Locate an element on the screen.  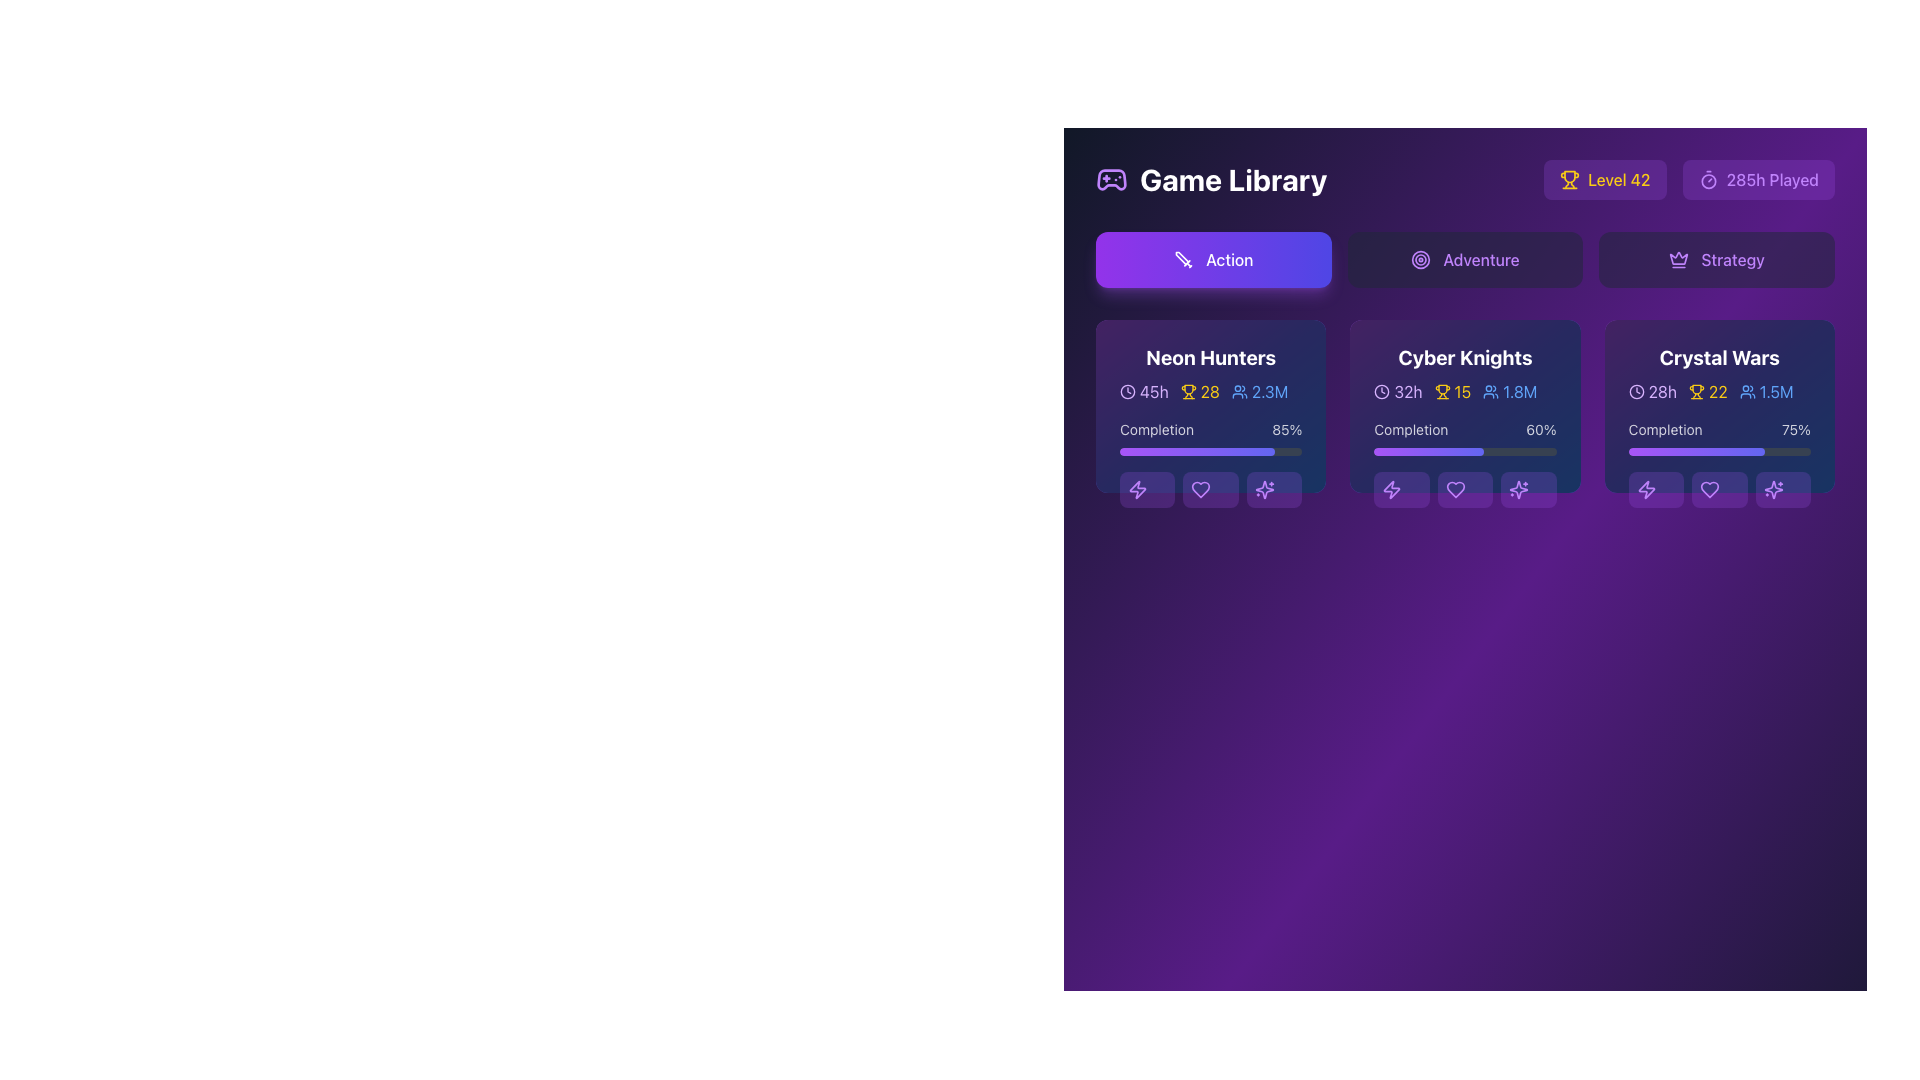
the text label within the interactive button element that describes 'Adventure'-themed content for accessibility features is located at coordinates (1481, 258).